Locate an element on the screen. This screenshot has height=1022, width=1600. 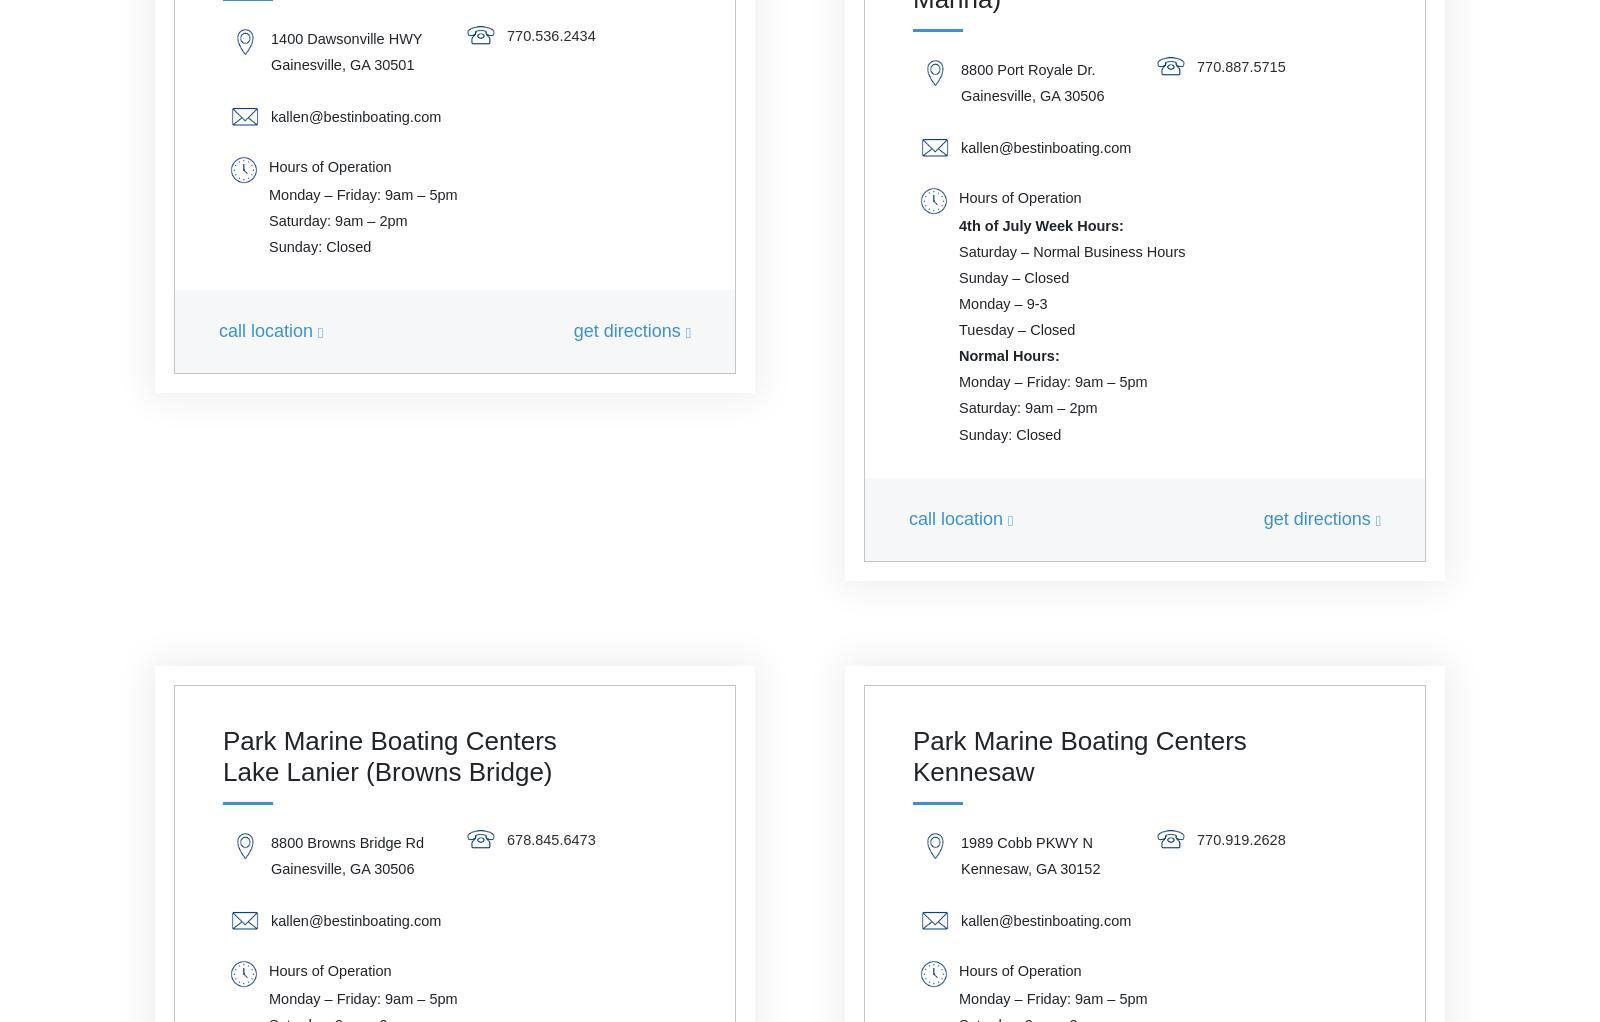
'Normal Hours:' is located at coordinates (958, 355).